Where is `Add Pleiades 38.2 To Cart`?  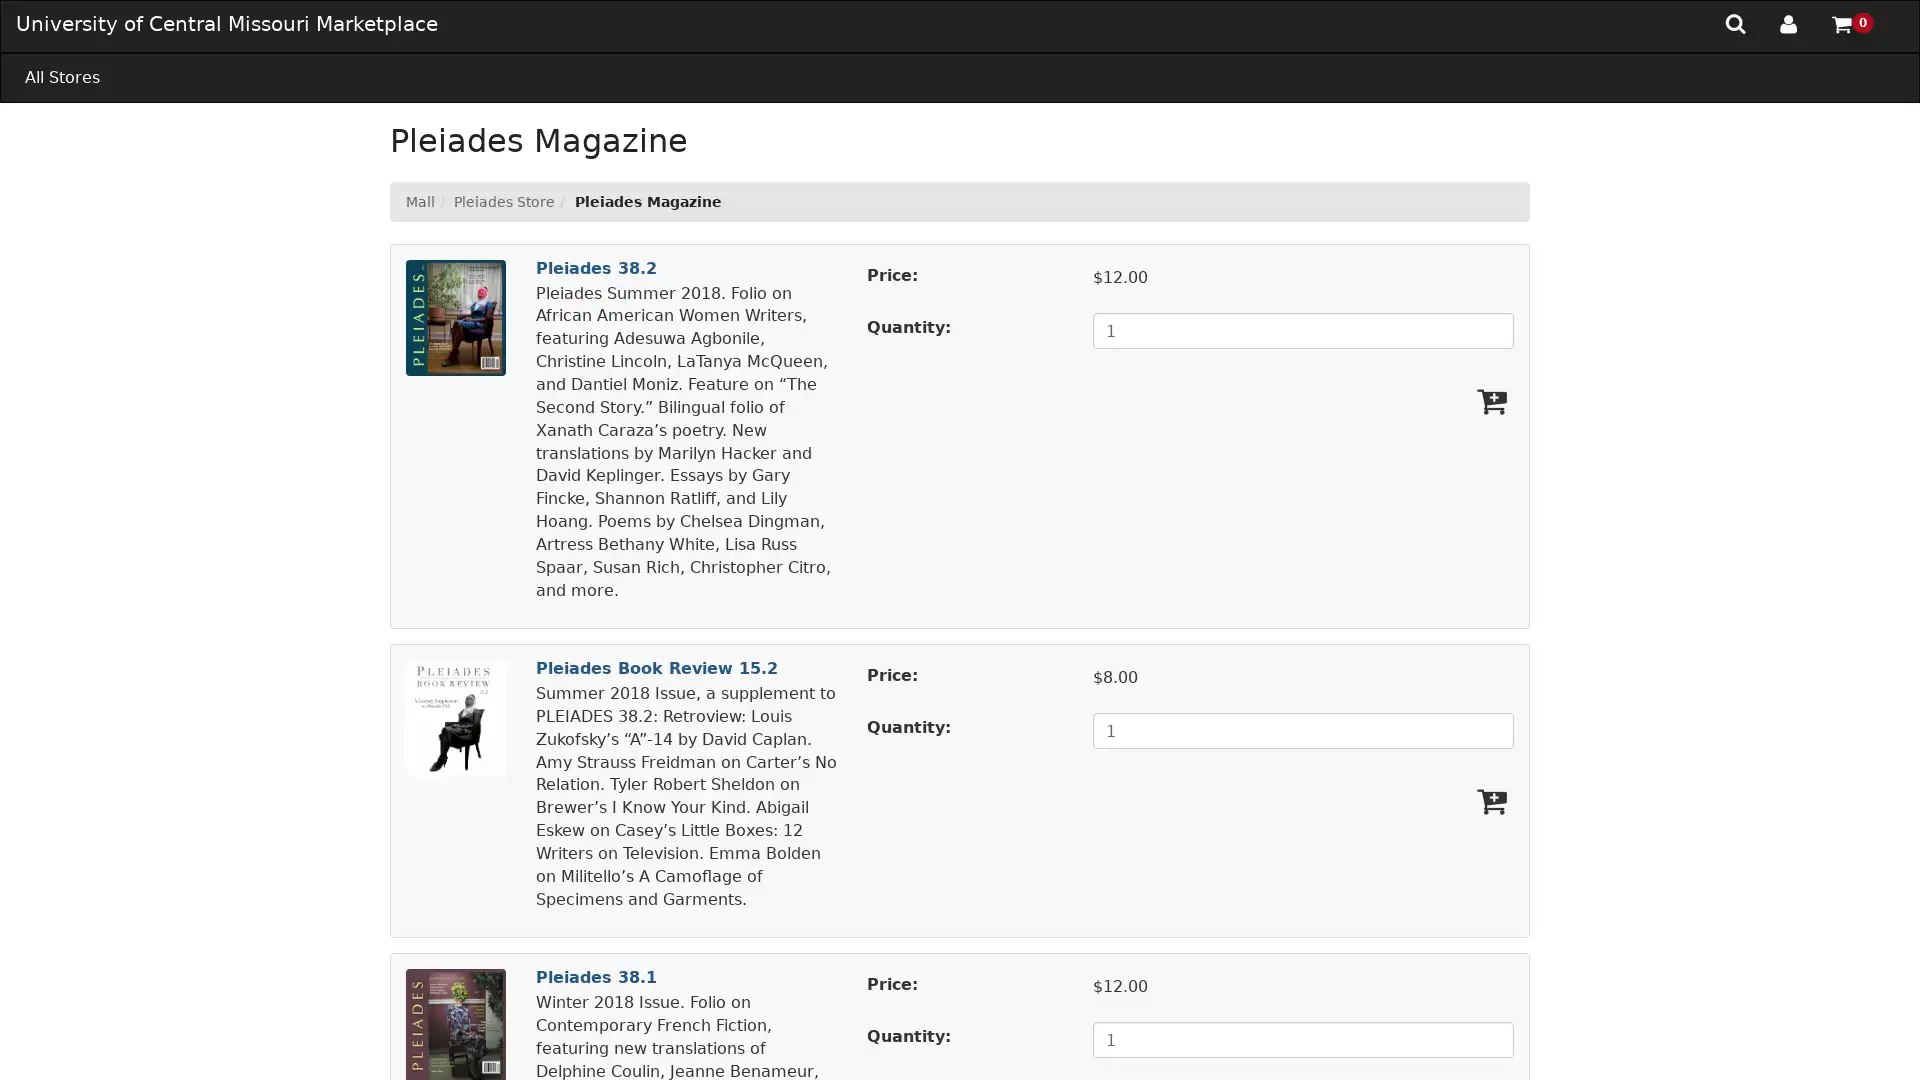
Add Pleiades 38.2 To Cart is located at coordinates (1491, 404).